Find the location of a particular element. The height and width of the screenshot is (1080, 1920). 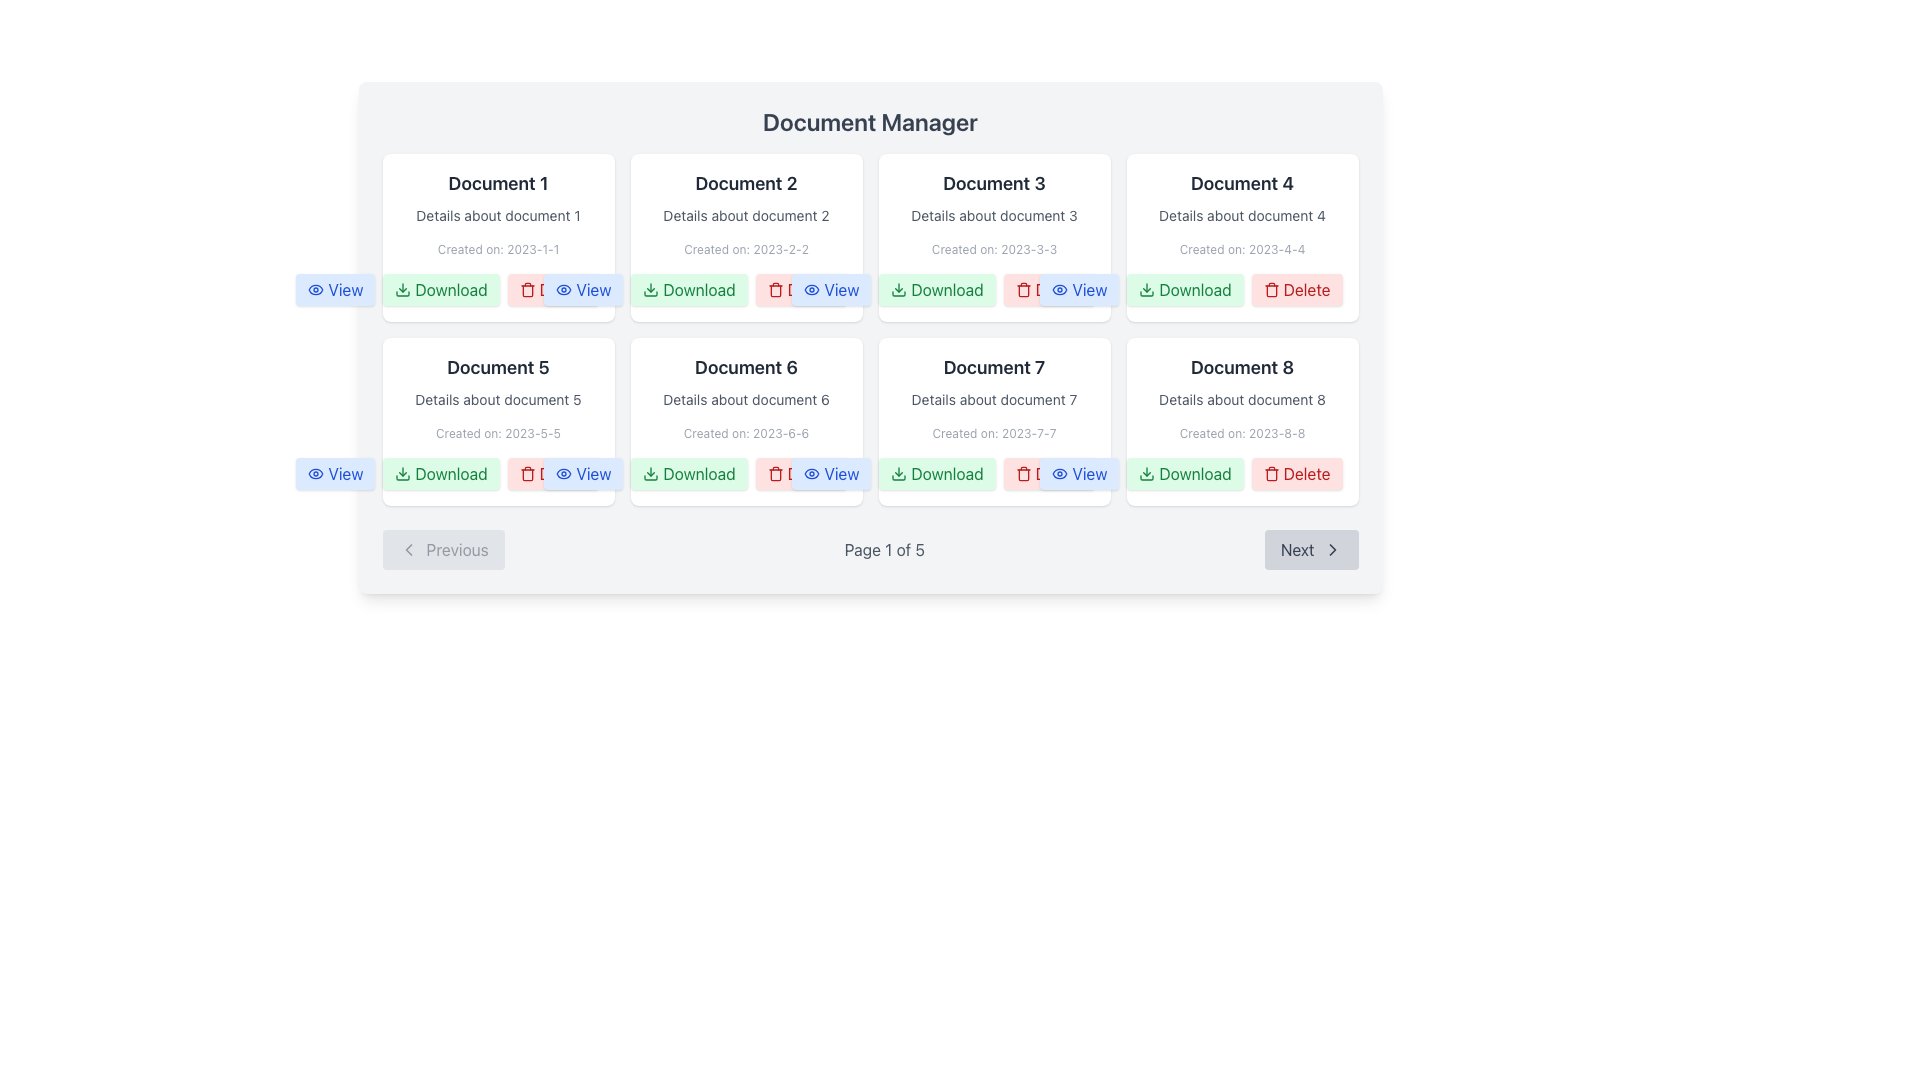

the left-facing chevron SVG icon that is part of the 'Previous' button located at the bottom-left corner of the interface is located at coordinates (407, 550).